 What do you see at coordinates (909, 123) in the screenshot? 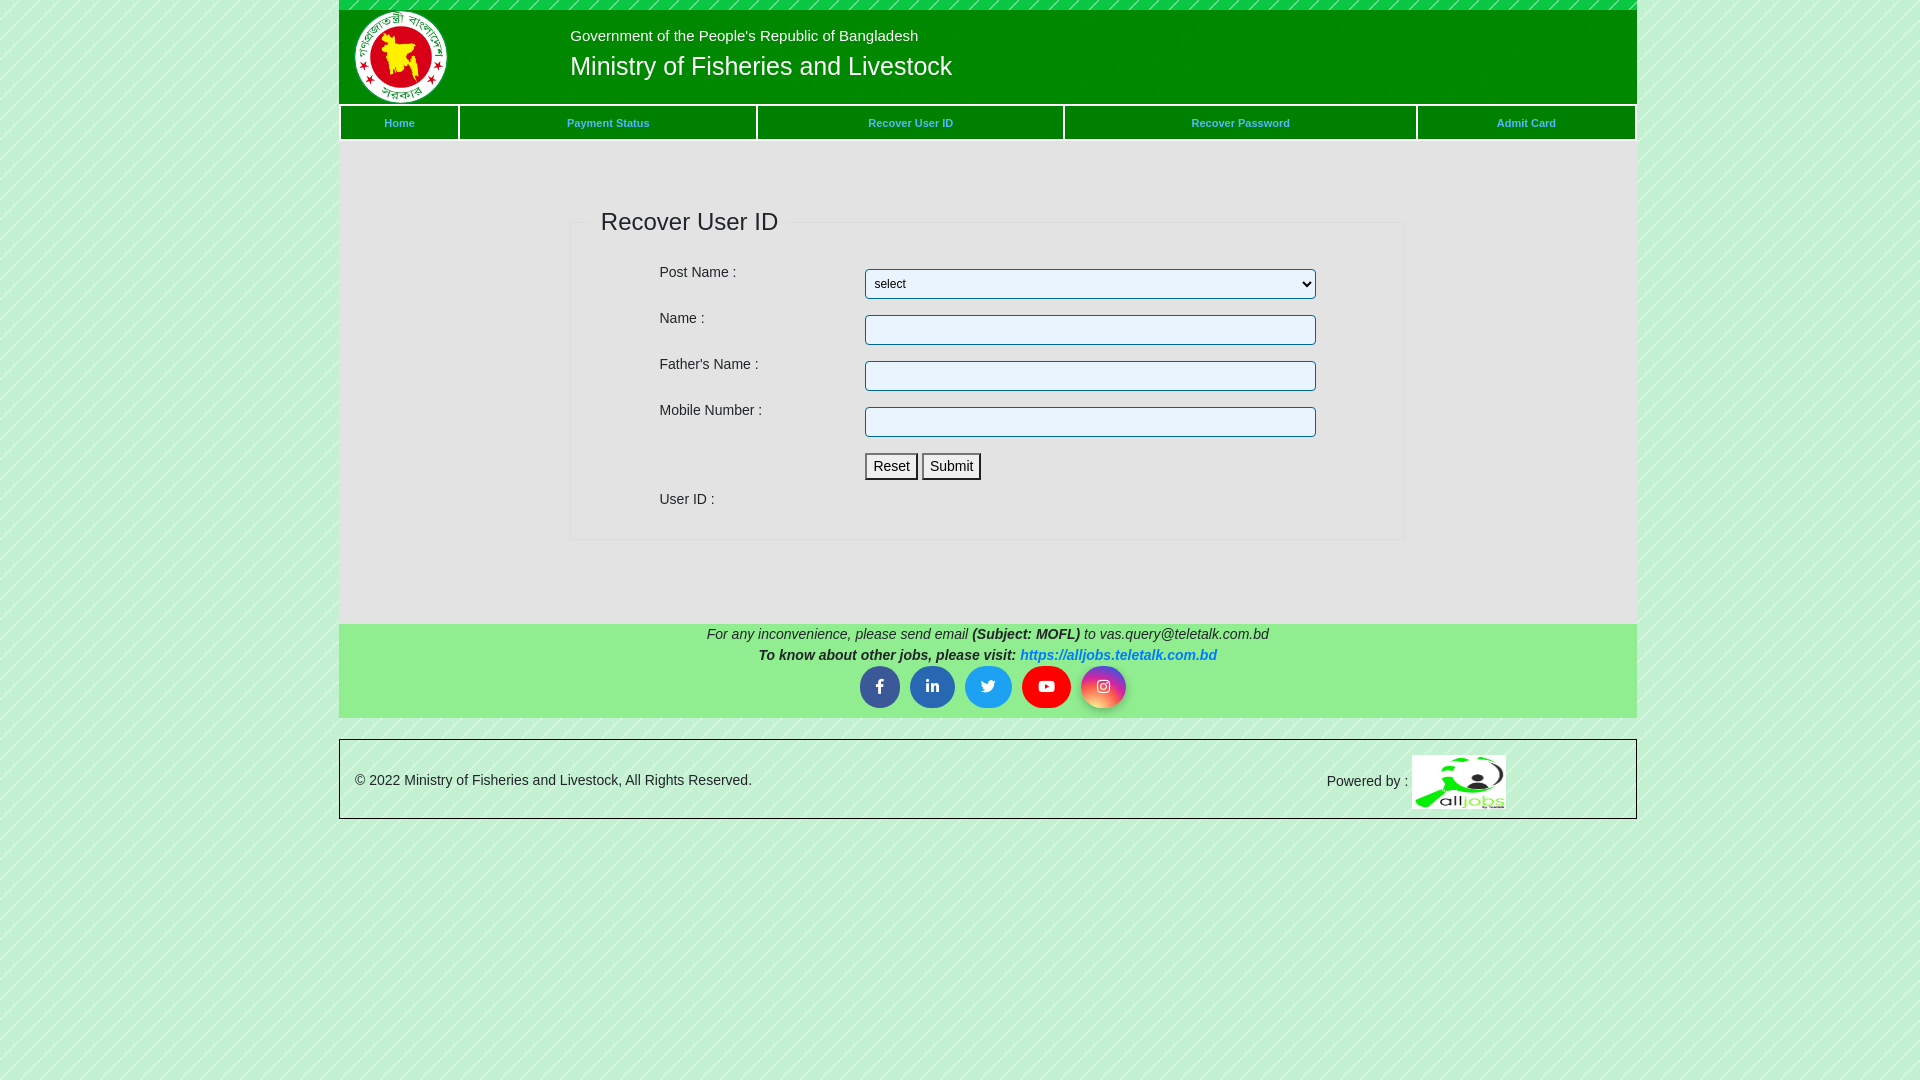
I see `'Recover User ID'` at bounding box center [909, 123].